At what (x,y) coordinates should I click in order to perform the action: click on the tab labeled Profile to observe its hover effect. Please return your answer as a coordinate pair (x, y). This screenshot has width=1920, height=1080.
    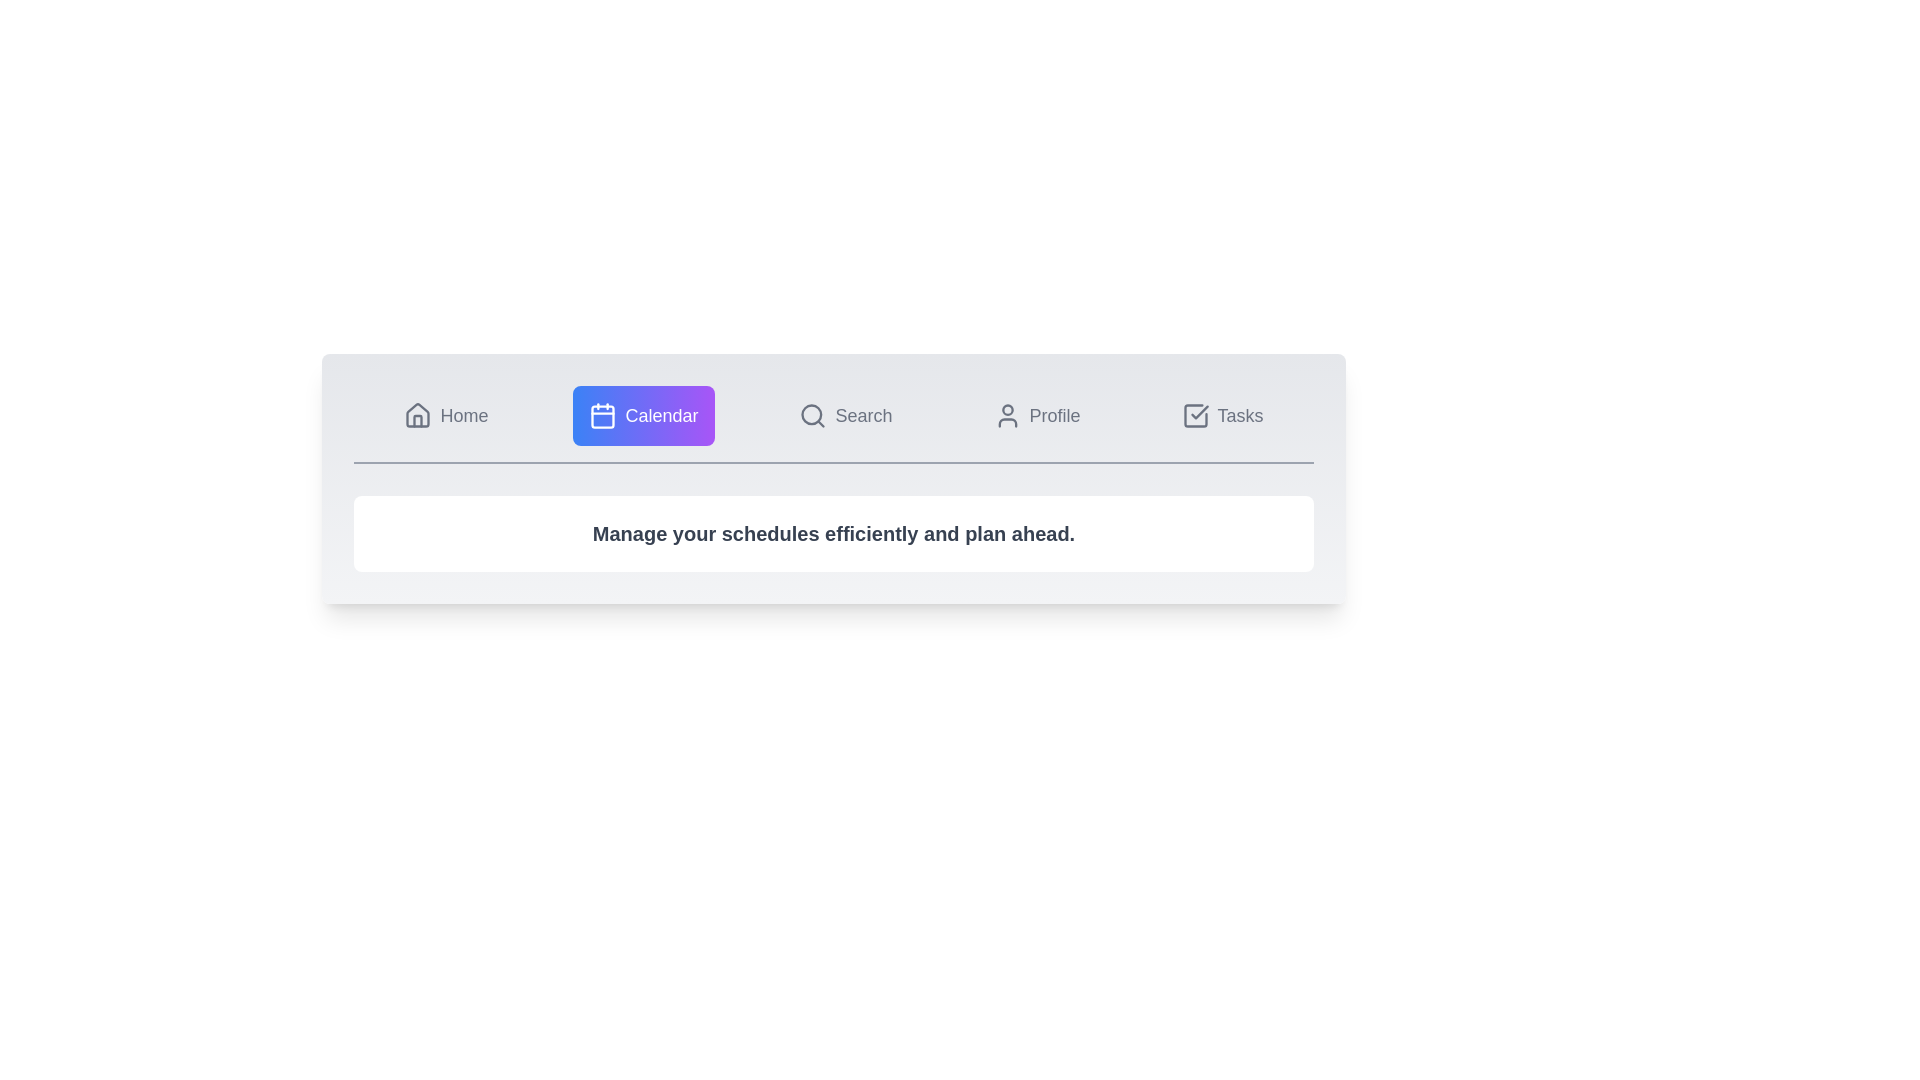
    Looking at the image, I should click on (1036, 415).